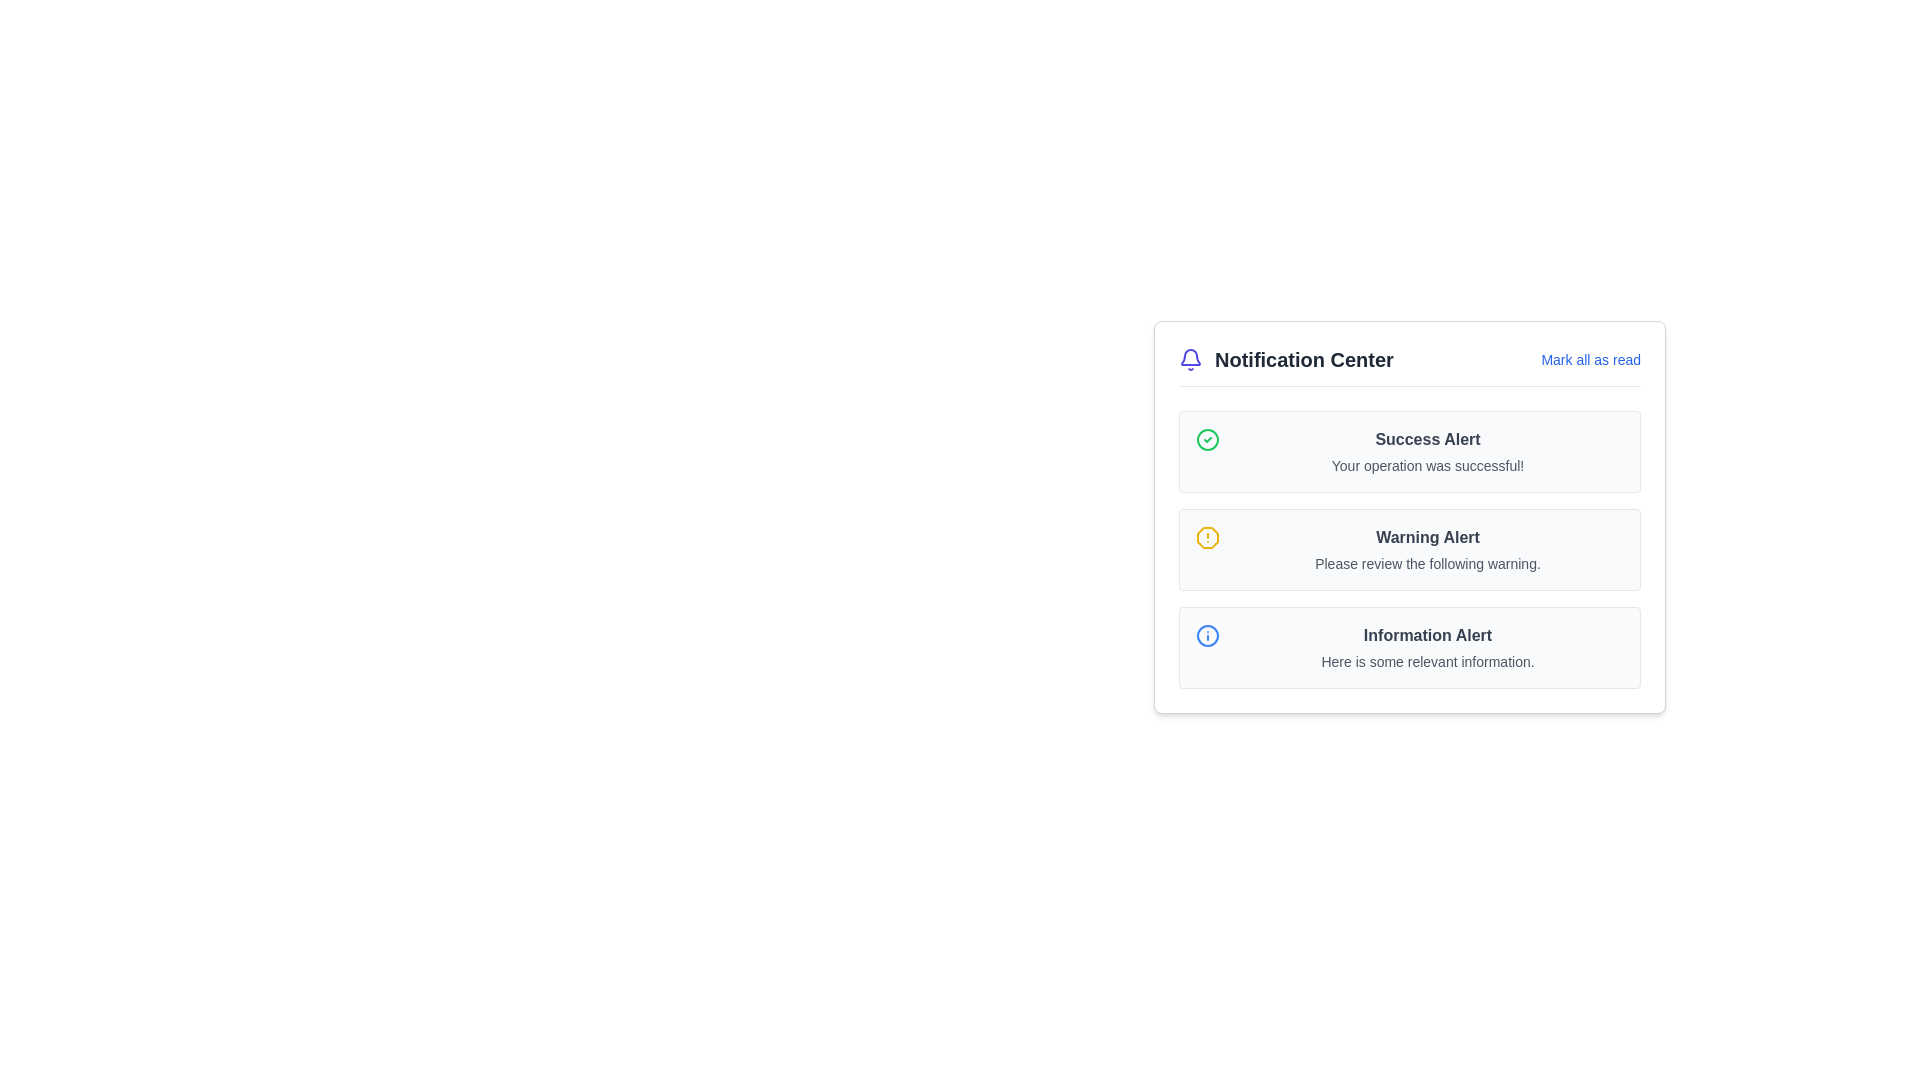 This screenshot has width=1920, height=1080. Describe the element at coordinates (1409, 515) in the screenshot. I see `the second notification card in the Notification Center to acknowledge the warning alert` at that location.